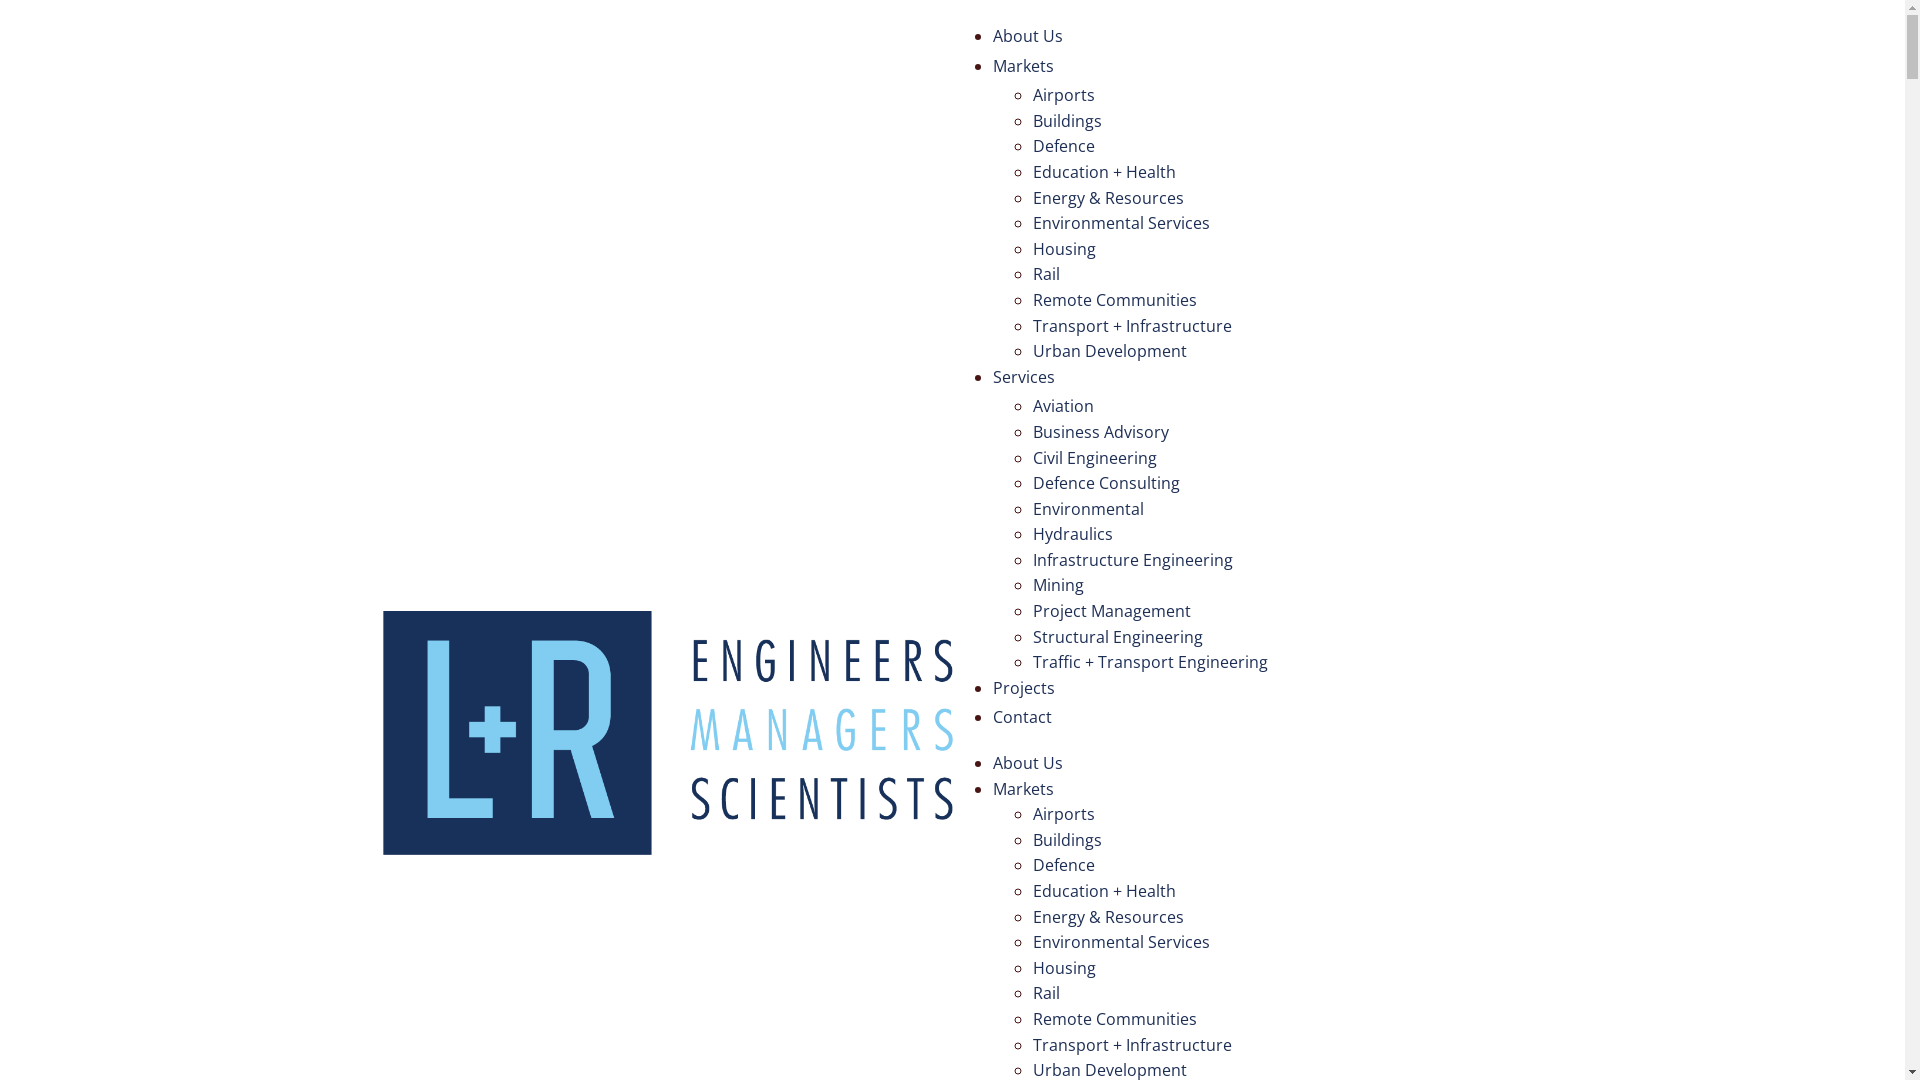 The image size is (1920, 1080). Describe the element at coordinates (1102, 171) in the screenshot. I see `'Education + Health'` at that location.